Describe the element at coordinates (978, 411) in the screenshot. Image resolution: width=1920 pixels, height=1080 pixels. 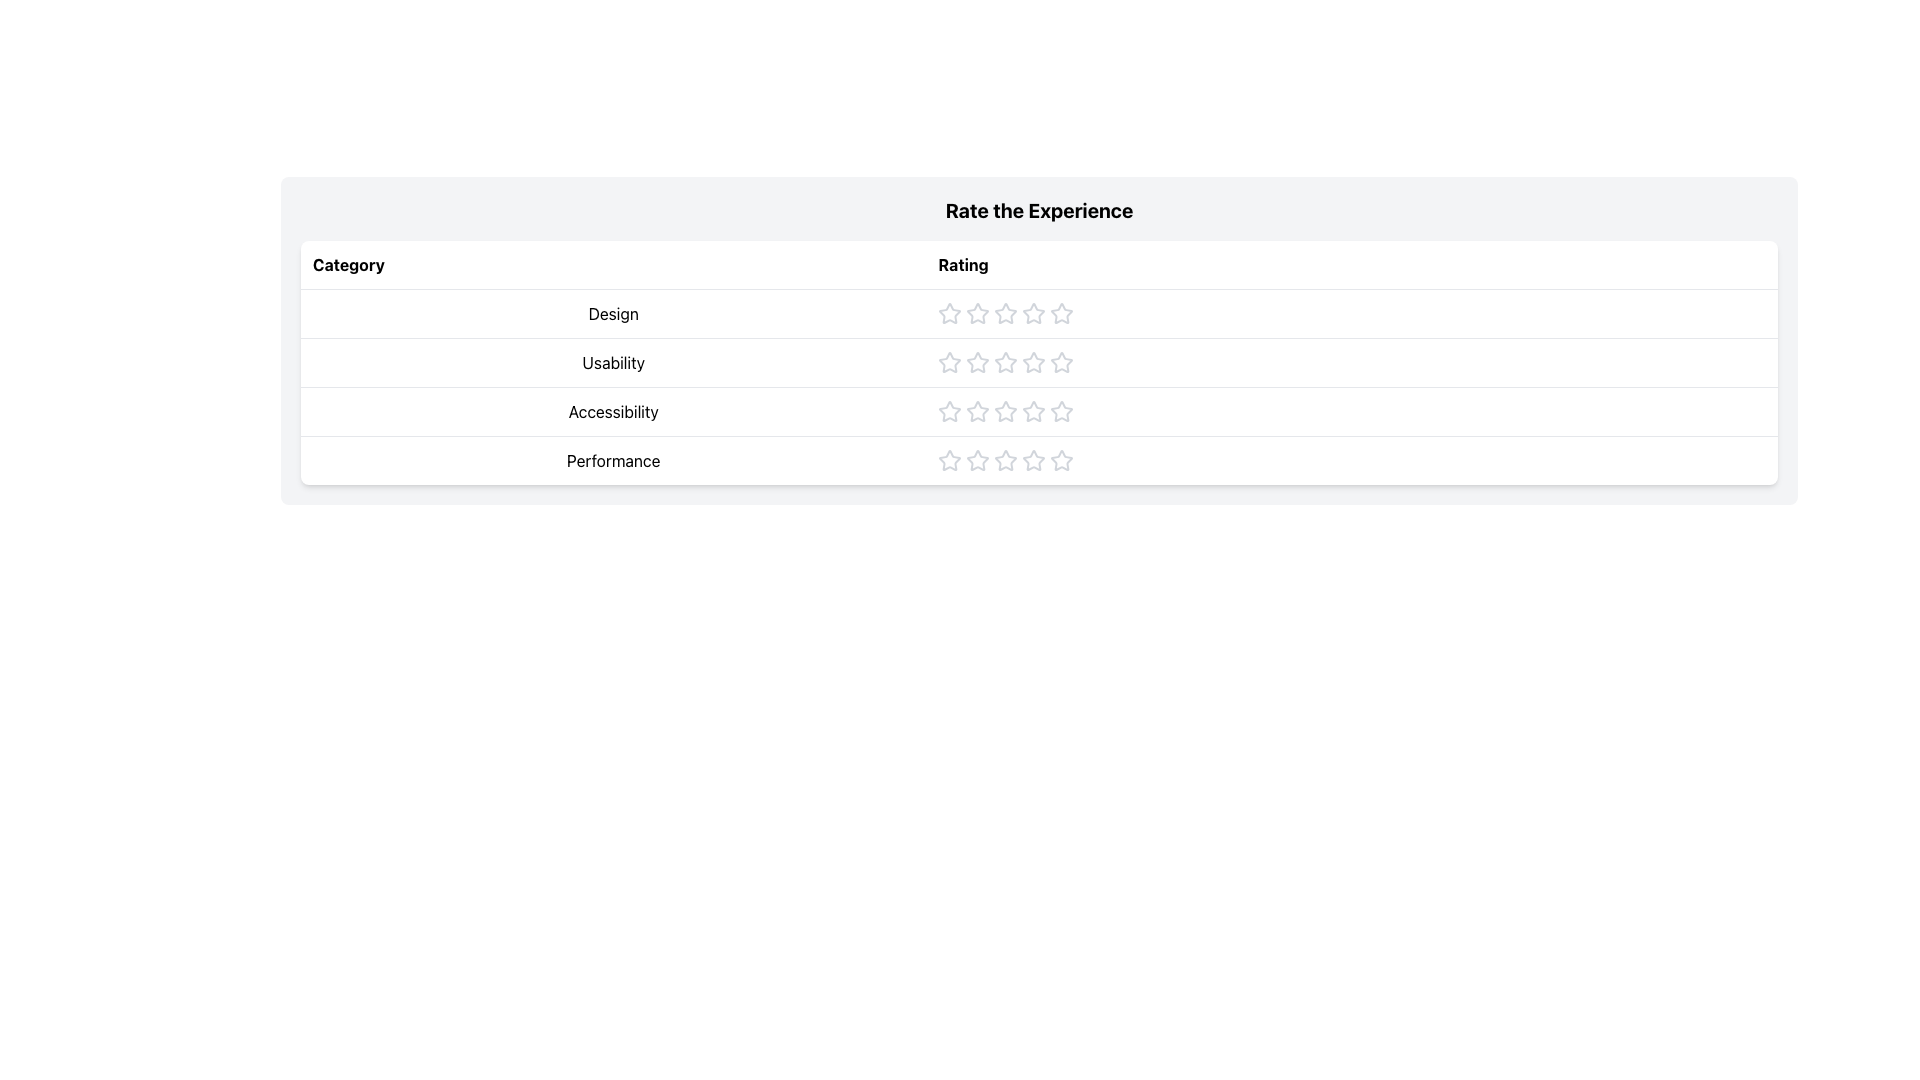
I see `the third star in the 'Accessibility' rating row` at that location.